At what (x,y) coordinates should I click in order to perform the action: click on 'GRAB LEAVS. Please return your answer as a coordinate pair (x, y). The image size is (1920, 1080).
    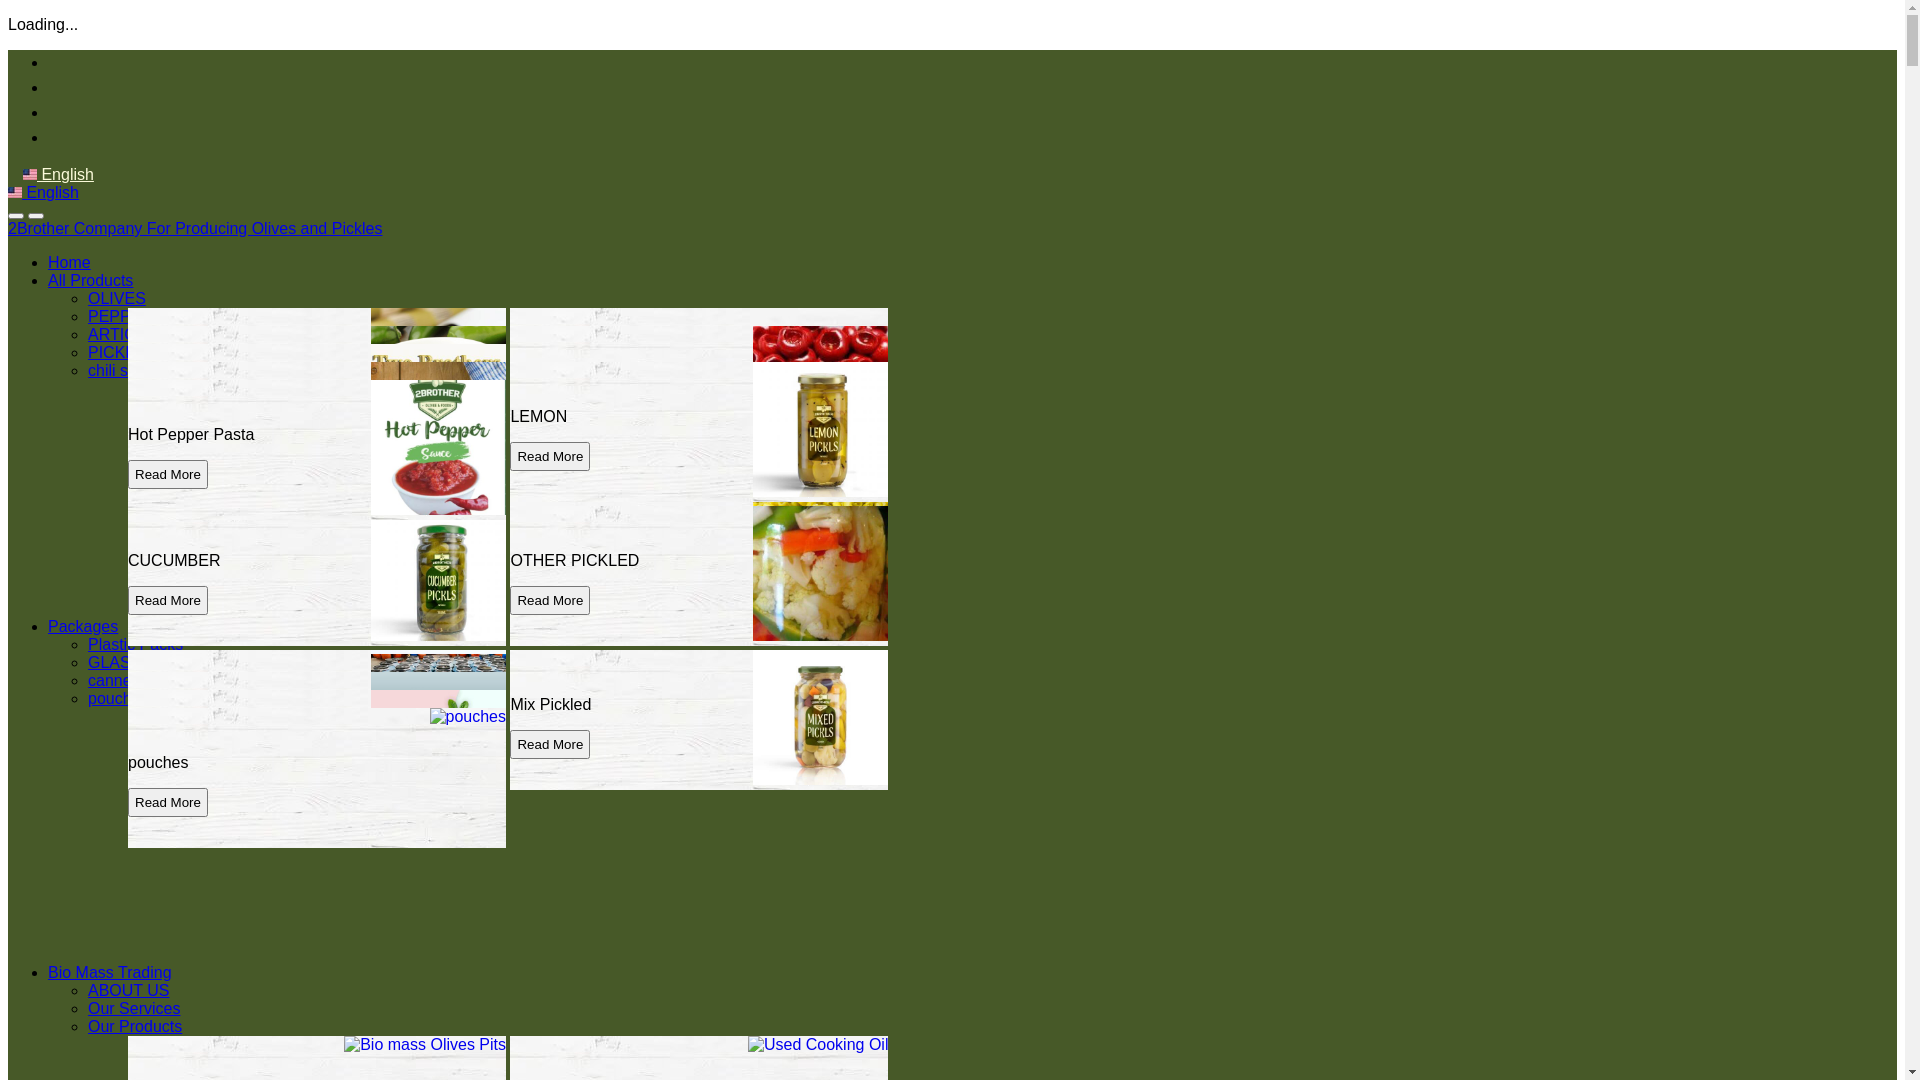
    Looking at the image, I should click on (315, 431).